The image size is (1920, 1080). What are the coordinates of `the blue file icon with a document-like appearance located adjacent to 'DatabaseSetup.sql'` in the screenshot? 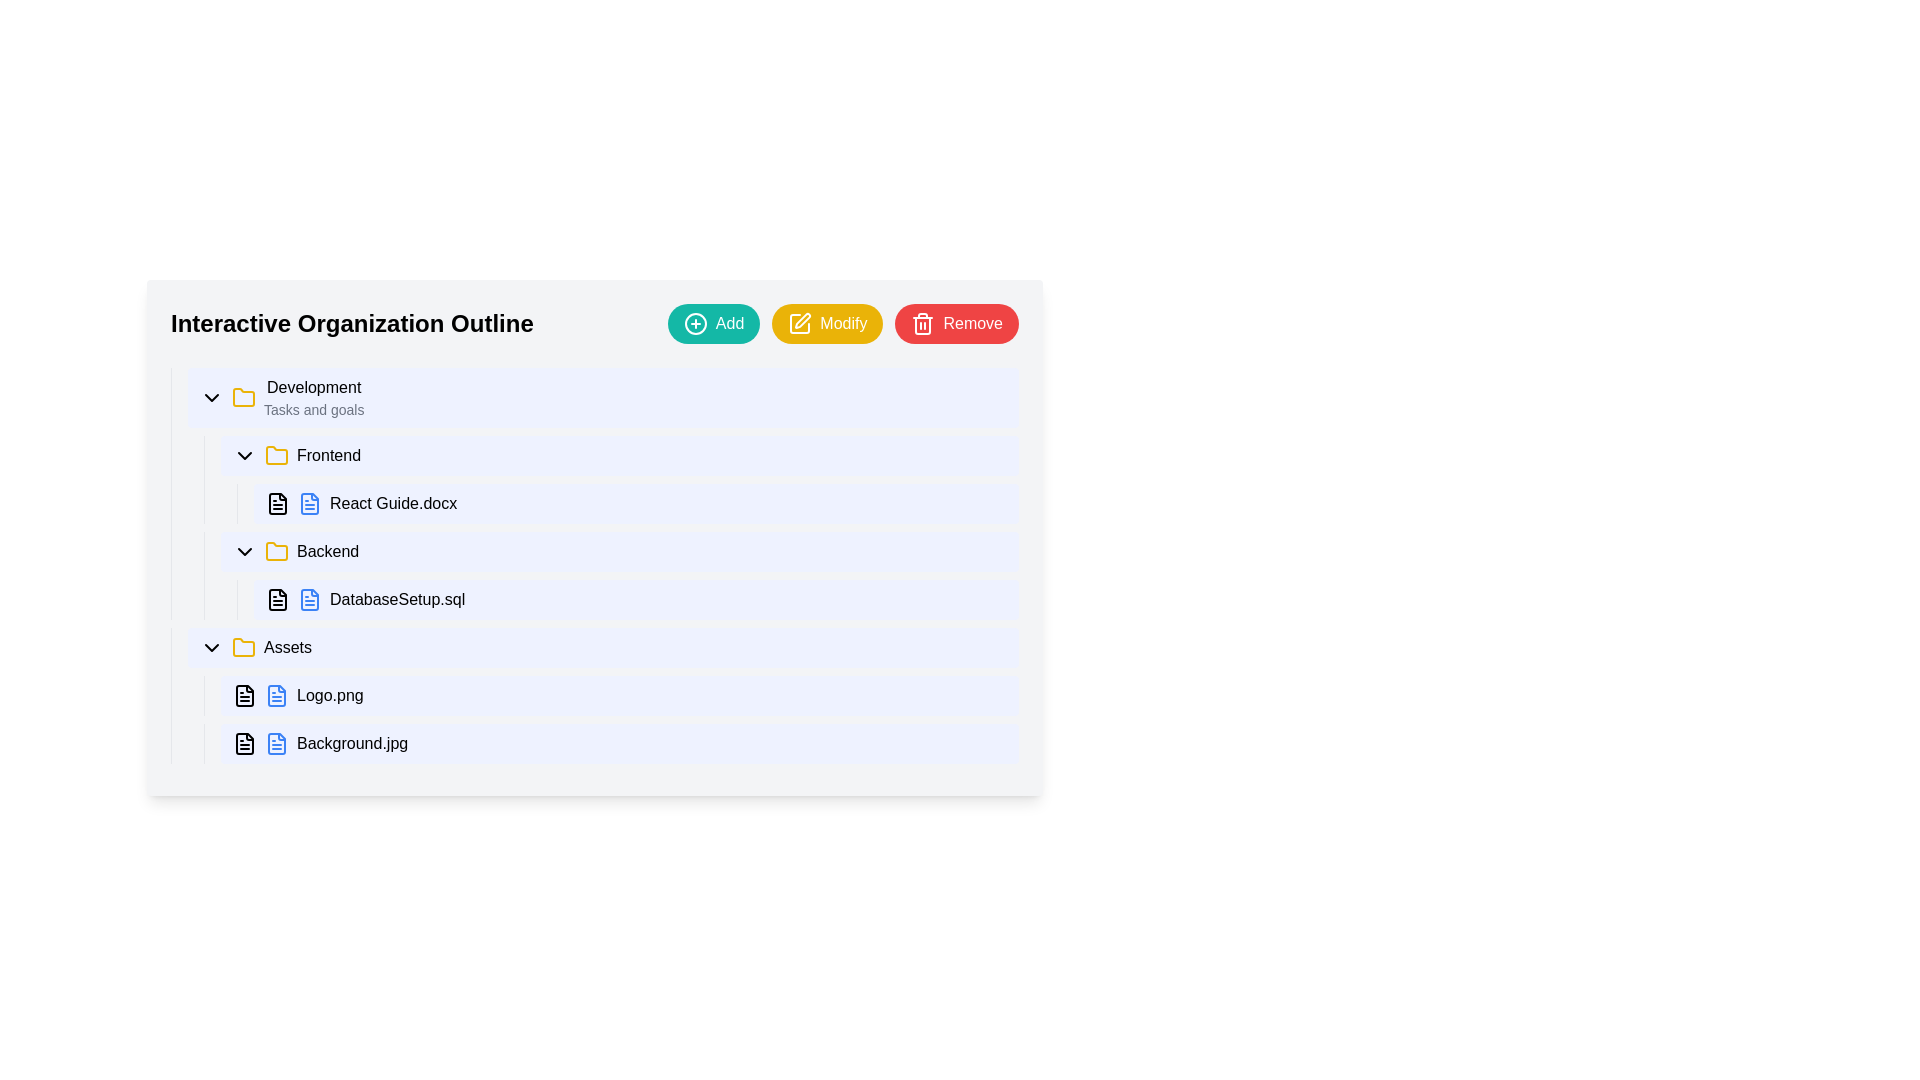 It's located at (309, 599).